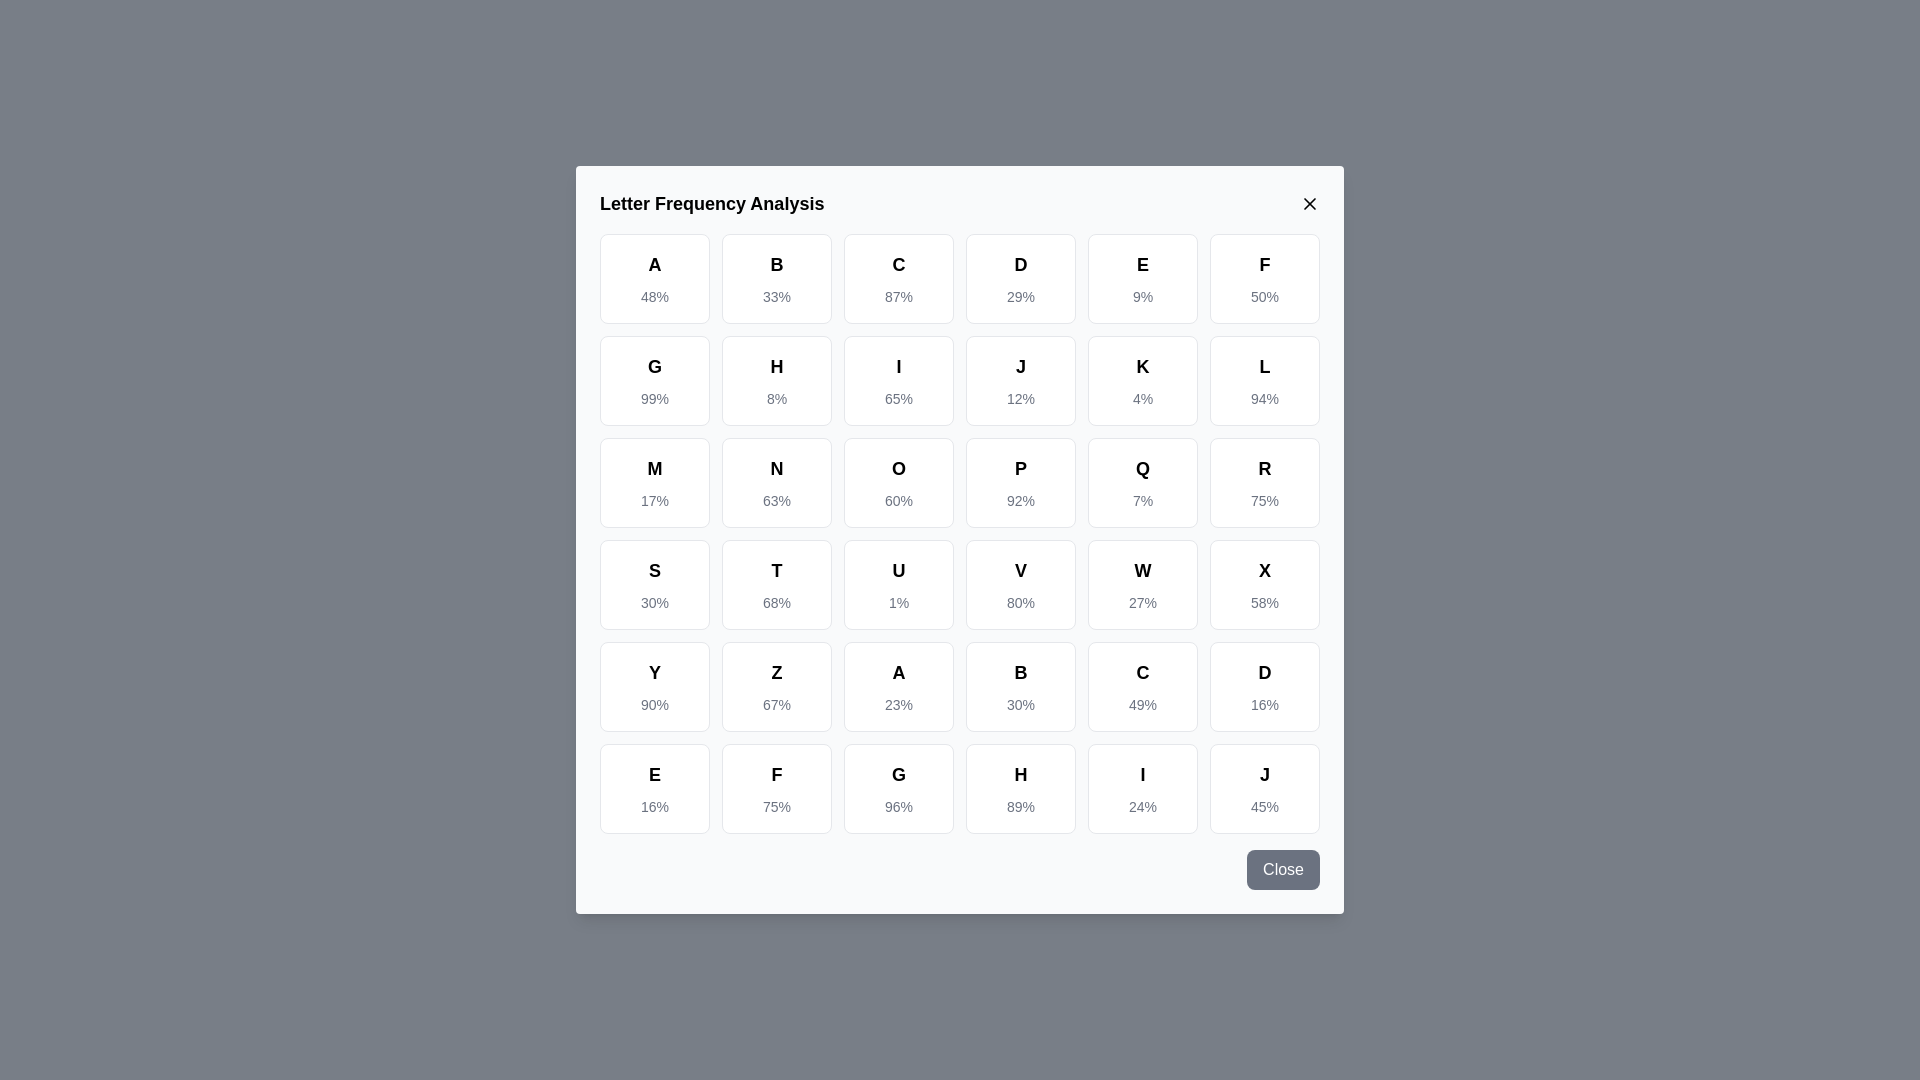 Image resolution: width=1920 pixels, height=1080 pixels. Describe the element at coordinates (776, 482) in the screenshot. I see `the letter cell corresponding to N` at that location.